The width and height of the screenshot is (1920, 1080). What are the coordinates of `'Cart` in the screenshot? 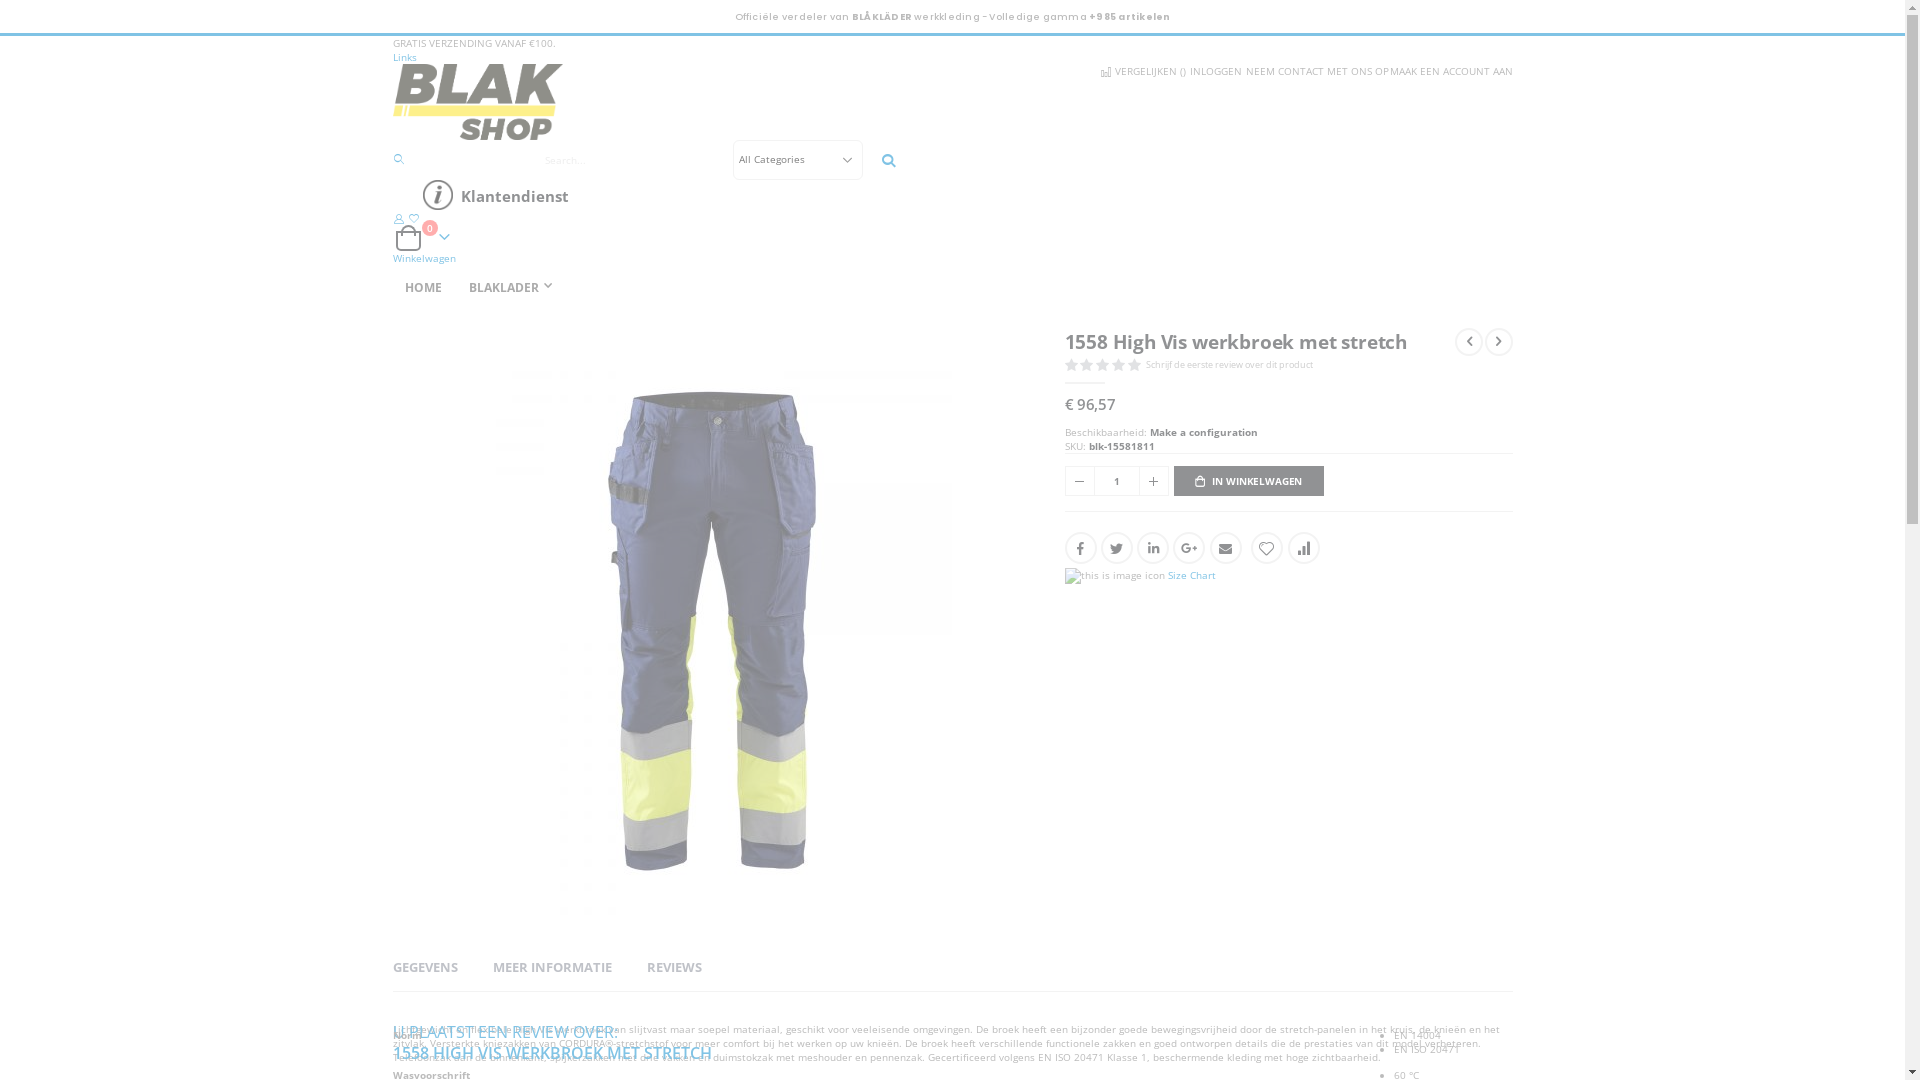 It's located at (422, 237).